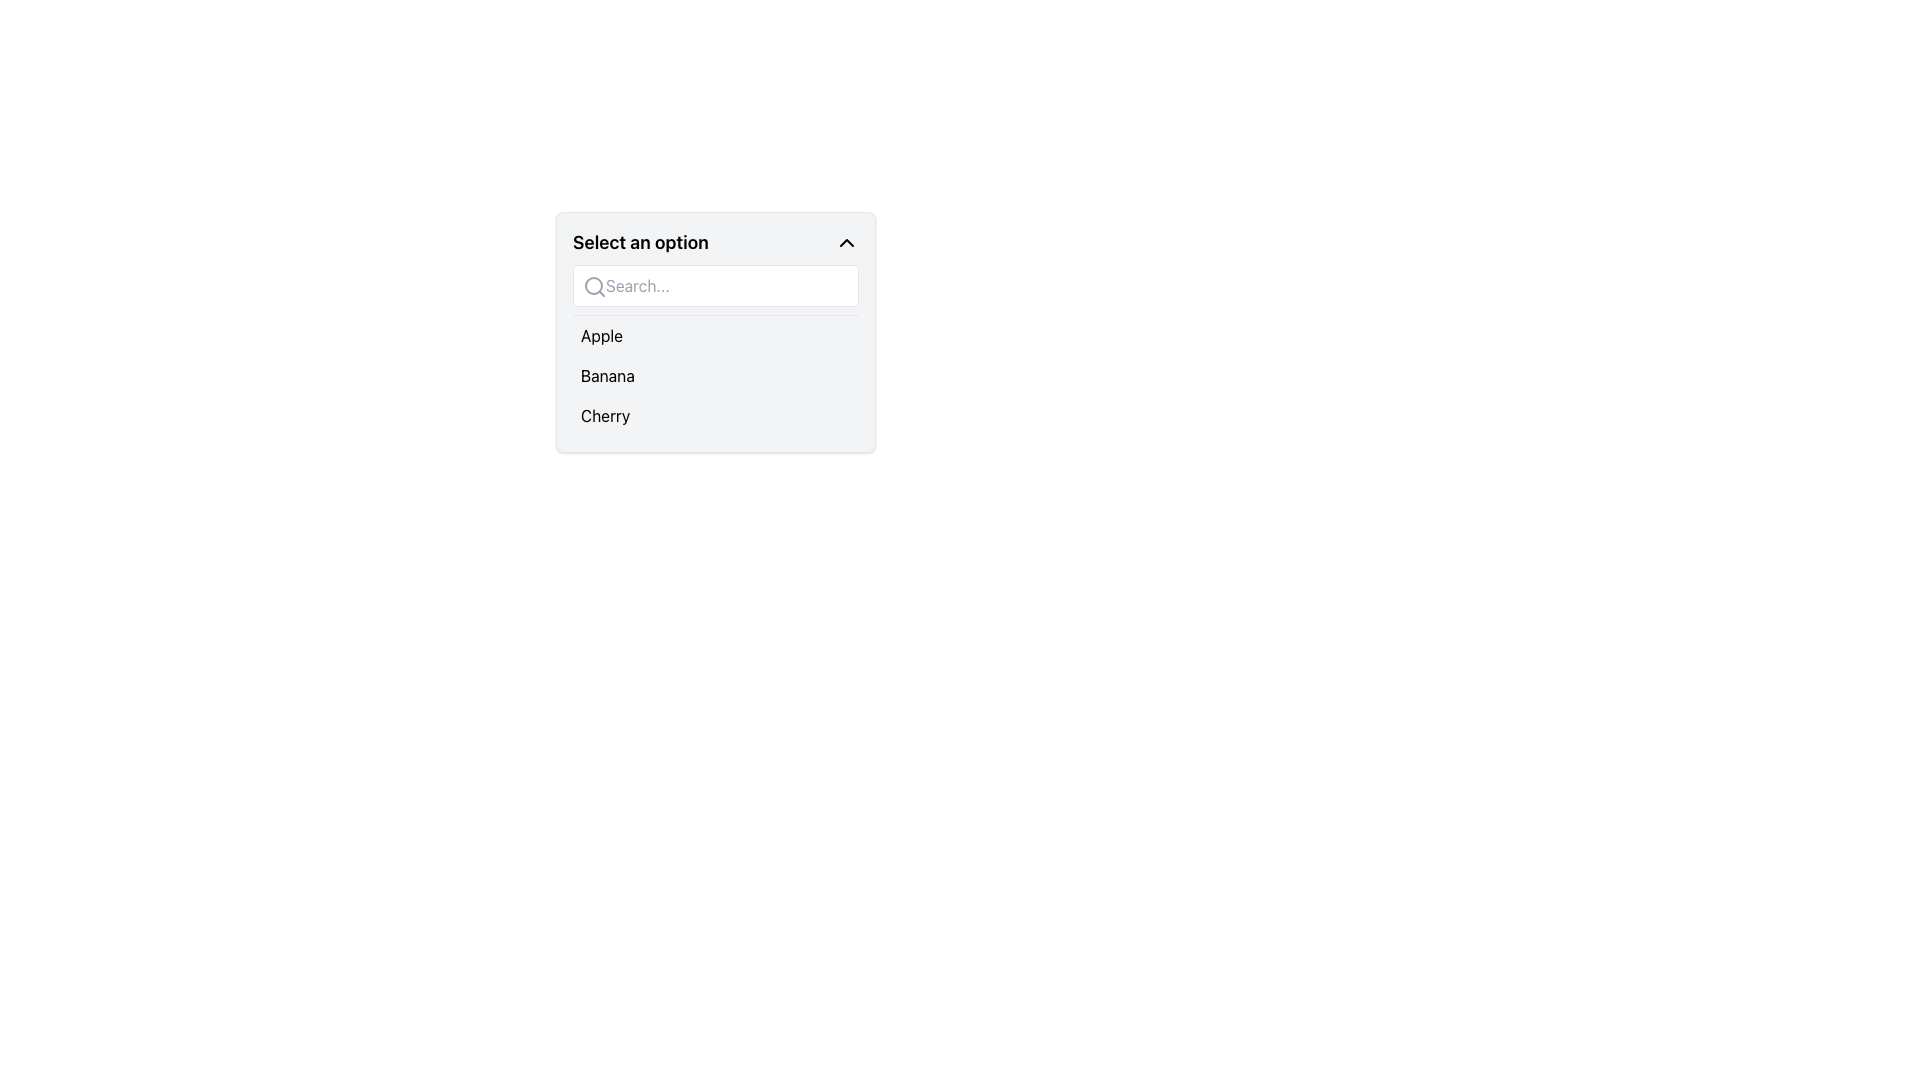  Describe the element at coordinates (715, 374) in the screenshot. I see `the 'Banana' option in the dropdown menu` at that location.